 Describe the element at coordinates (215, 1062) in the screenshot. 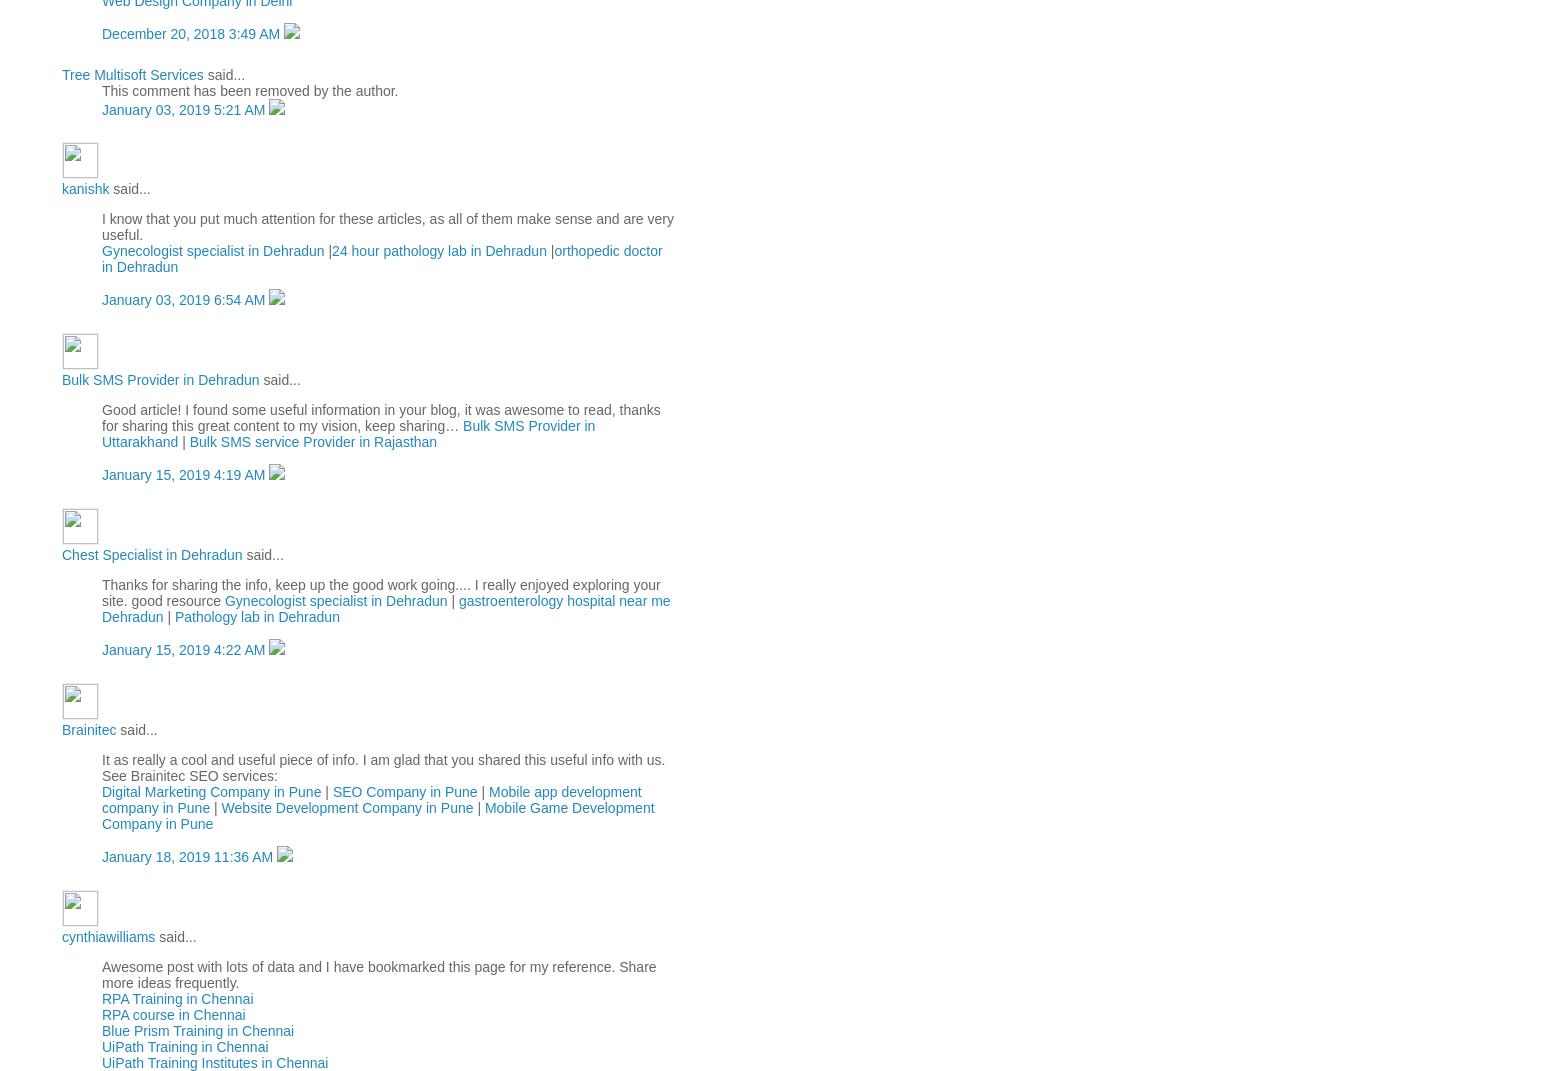

I see `'UiPath Training Institutes in Chennai'` at that location.